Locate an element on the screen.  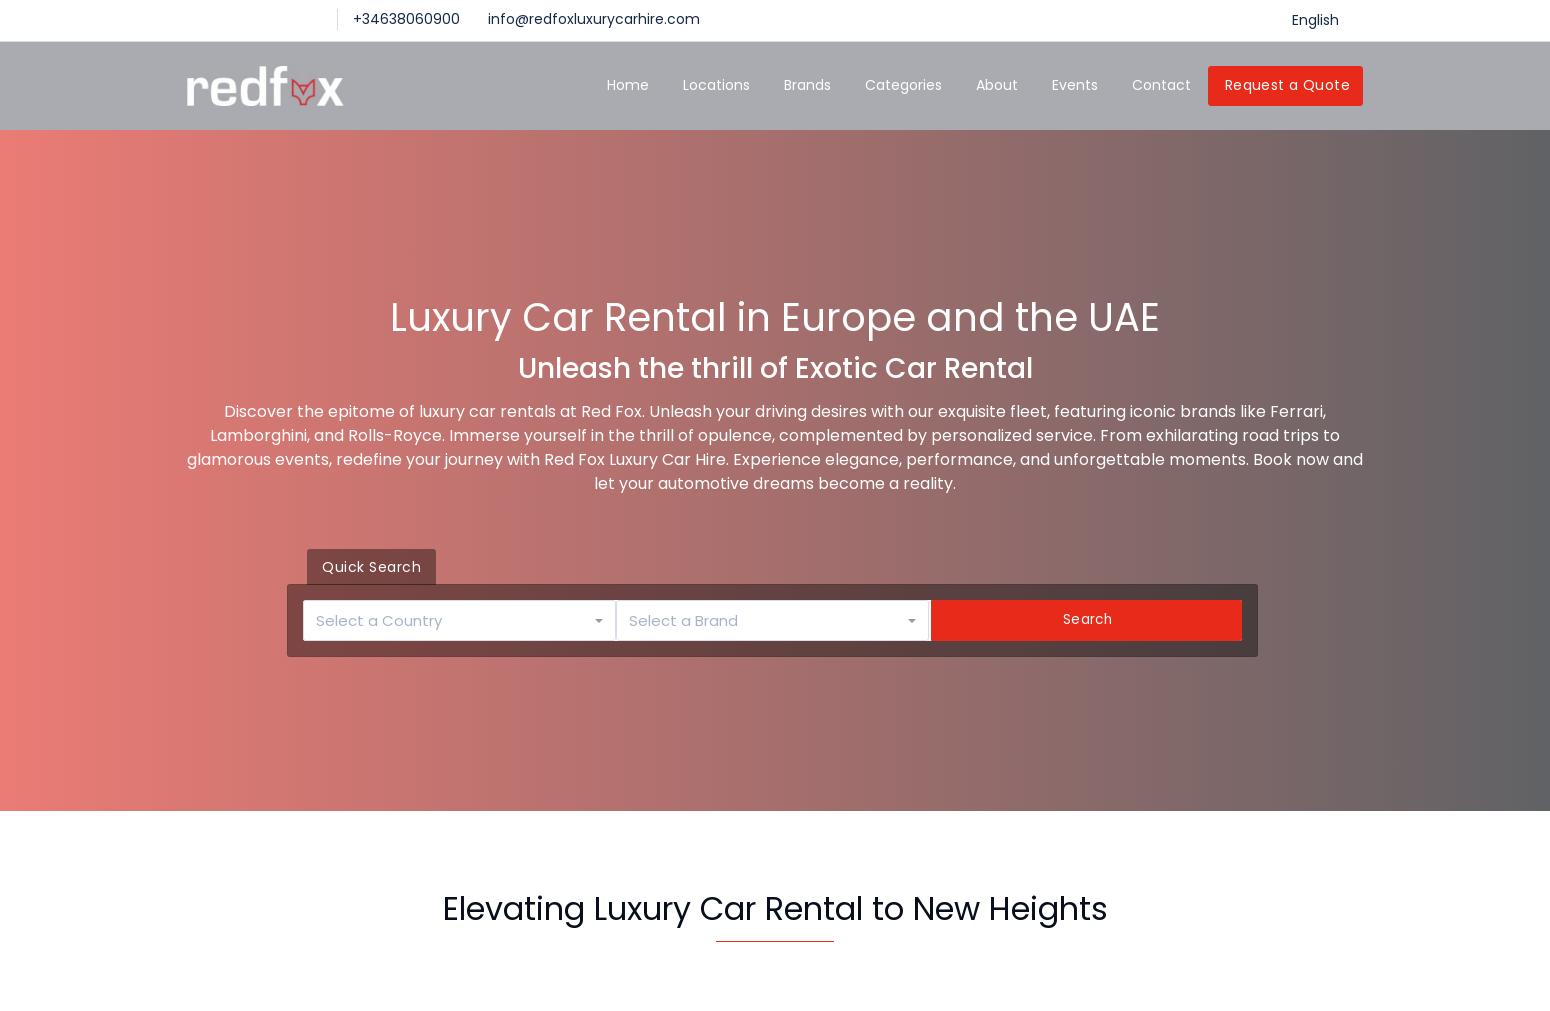
'SUV 4x4' is located at coordinates (916, 163).